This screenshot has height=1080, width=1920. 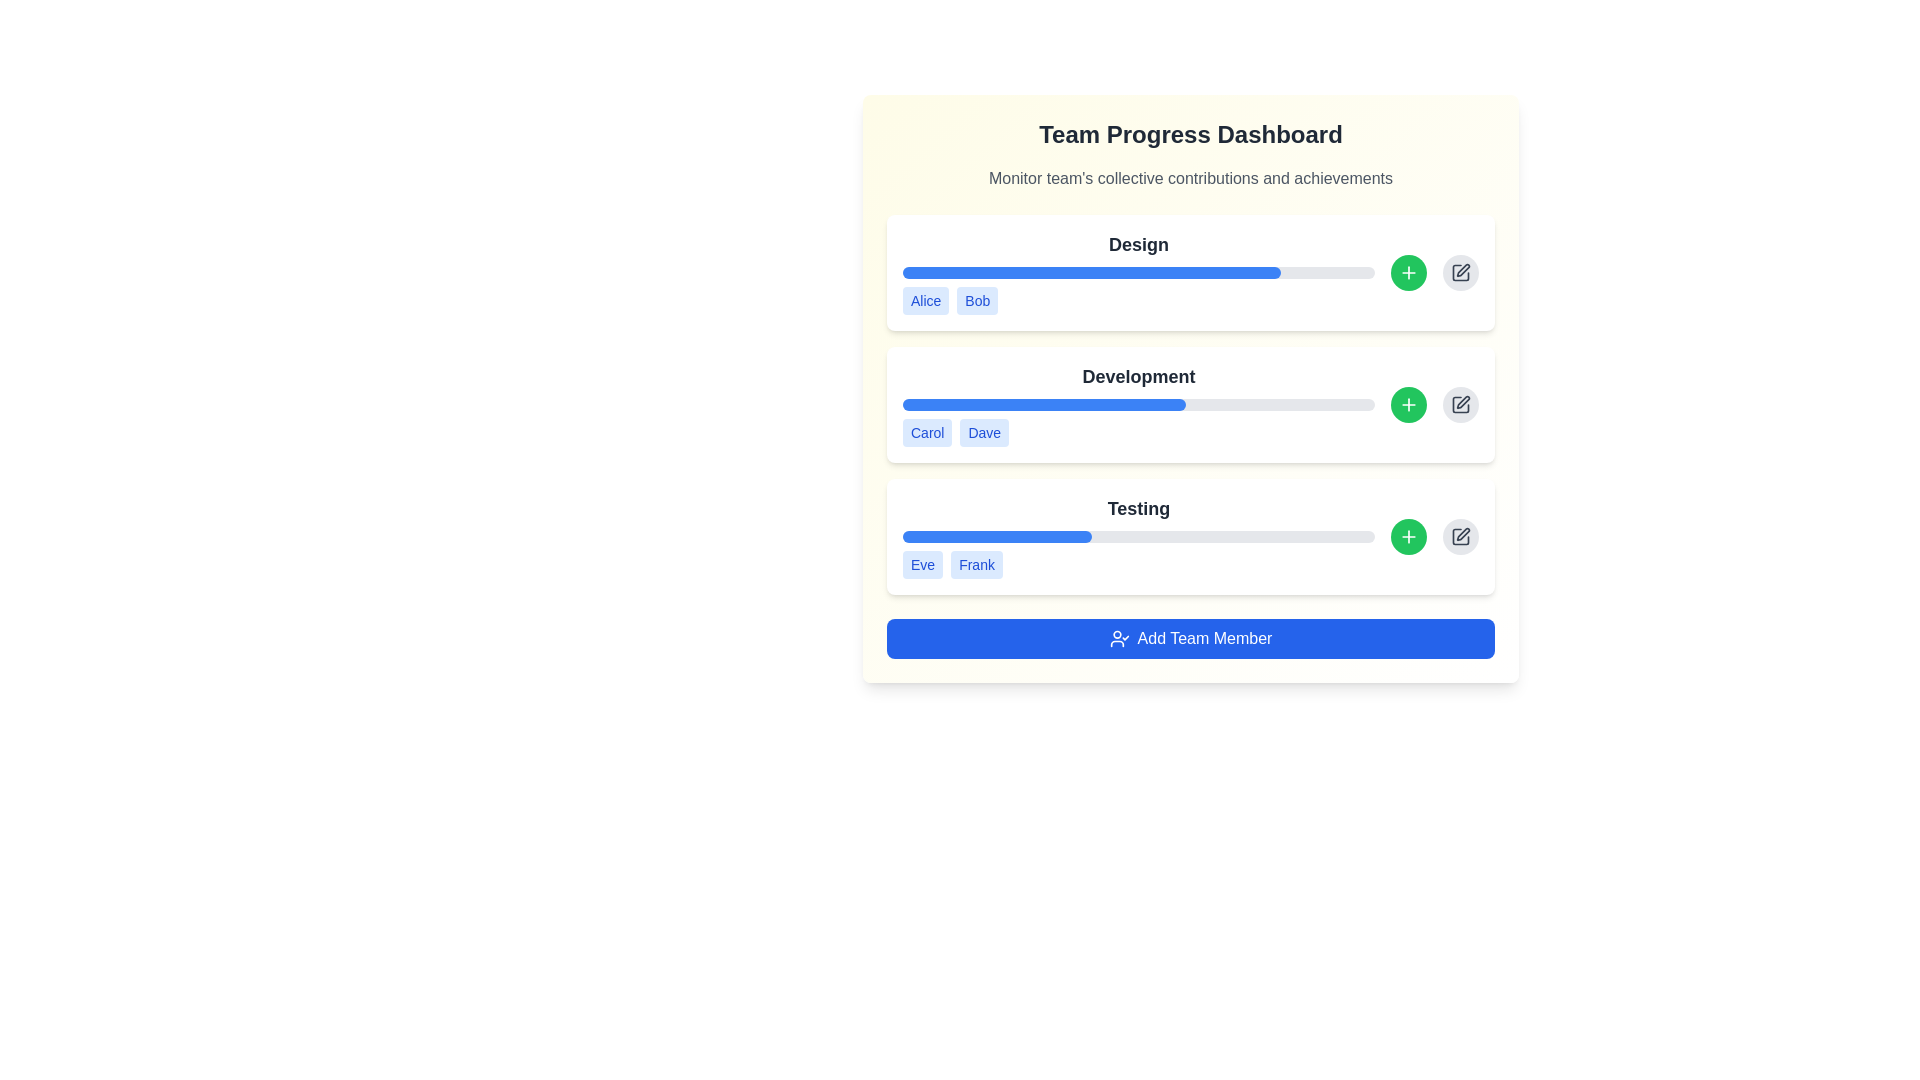 What do you see at coordinates (1190, 405) in the screenshot?
I see `the second progress bar labeled 'Development' in the 'Team Progress Dashboard'` at bounding box center [1190, 405].